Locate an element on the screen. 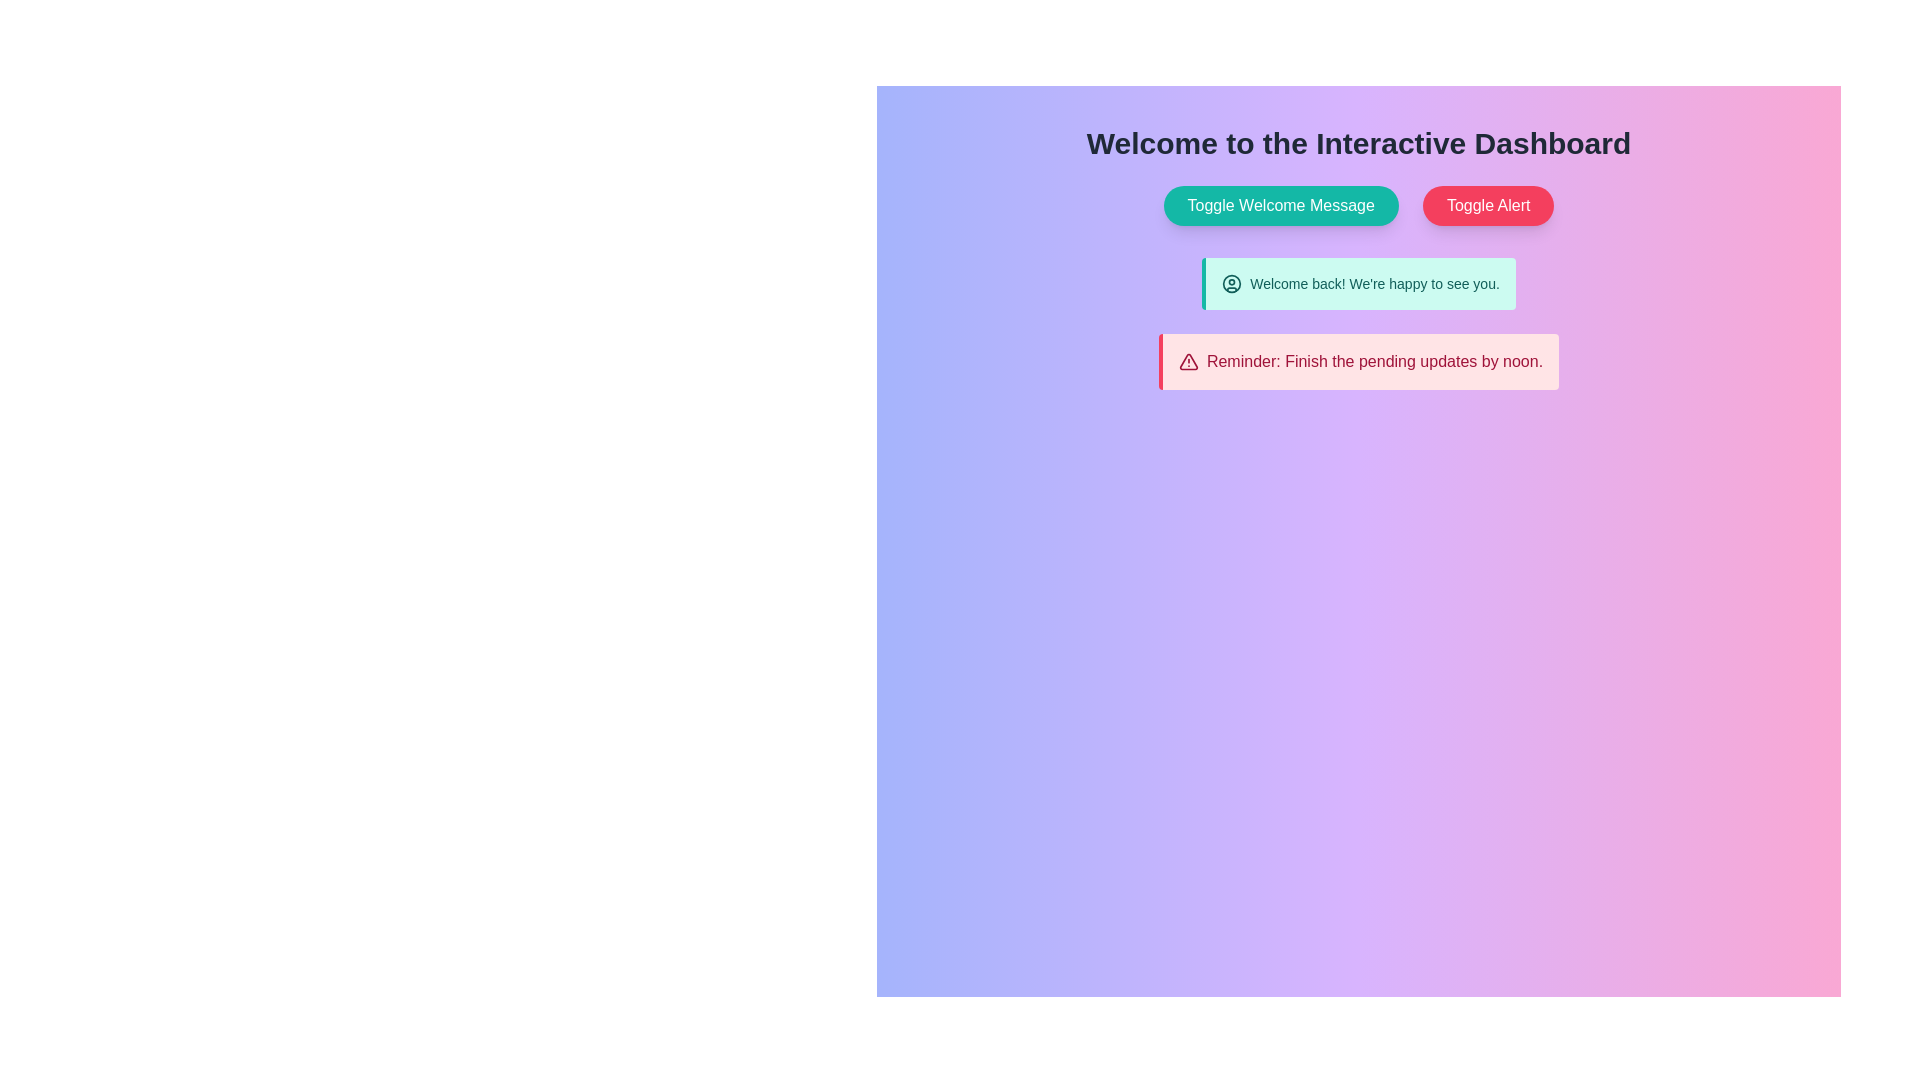 Image resolution: width=1920 pixels, height=1080 pixels. the Alert box that conveys an urgent reminder about finishing pending updates by noon, located below the welcome message section is located at coordinates (1358, 362).